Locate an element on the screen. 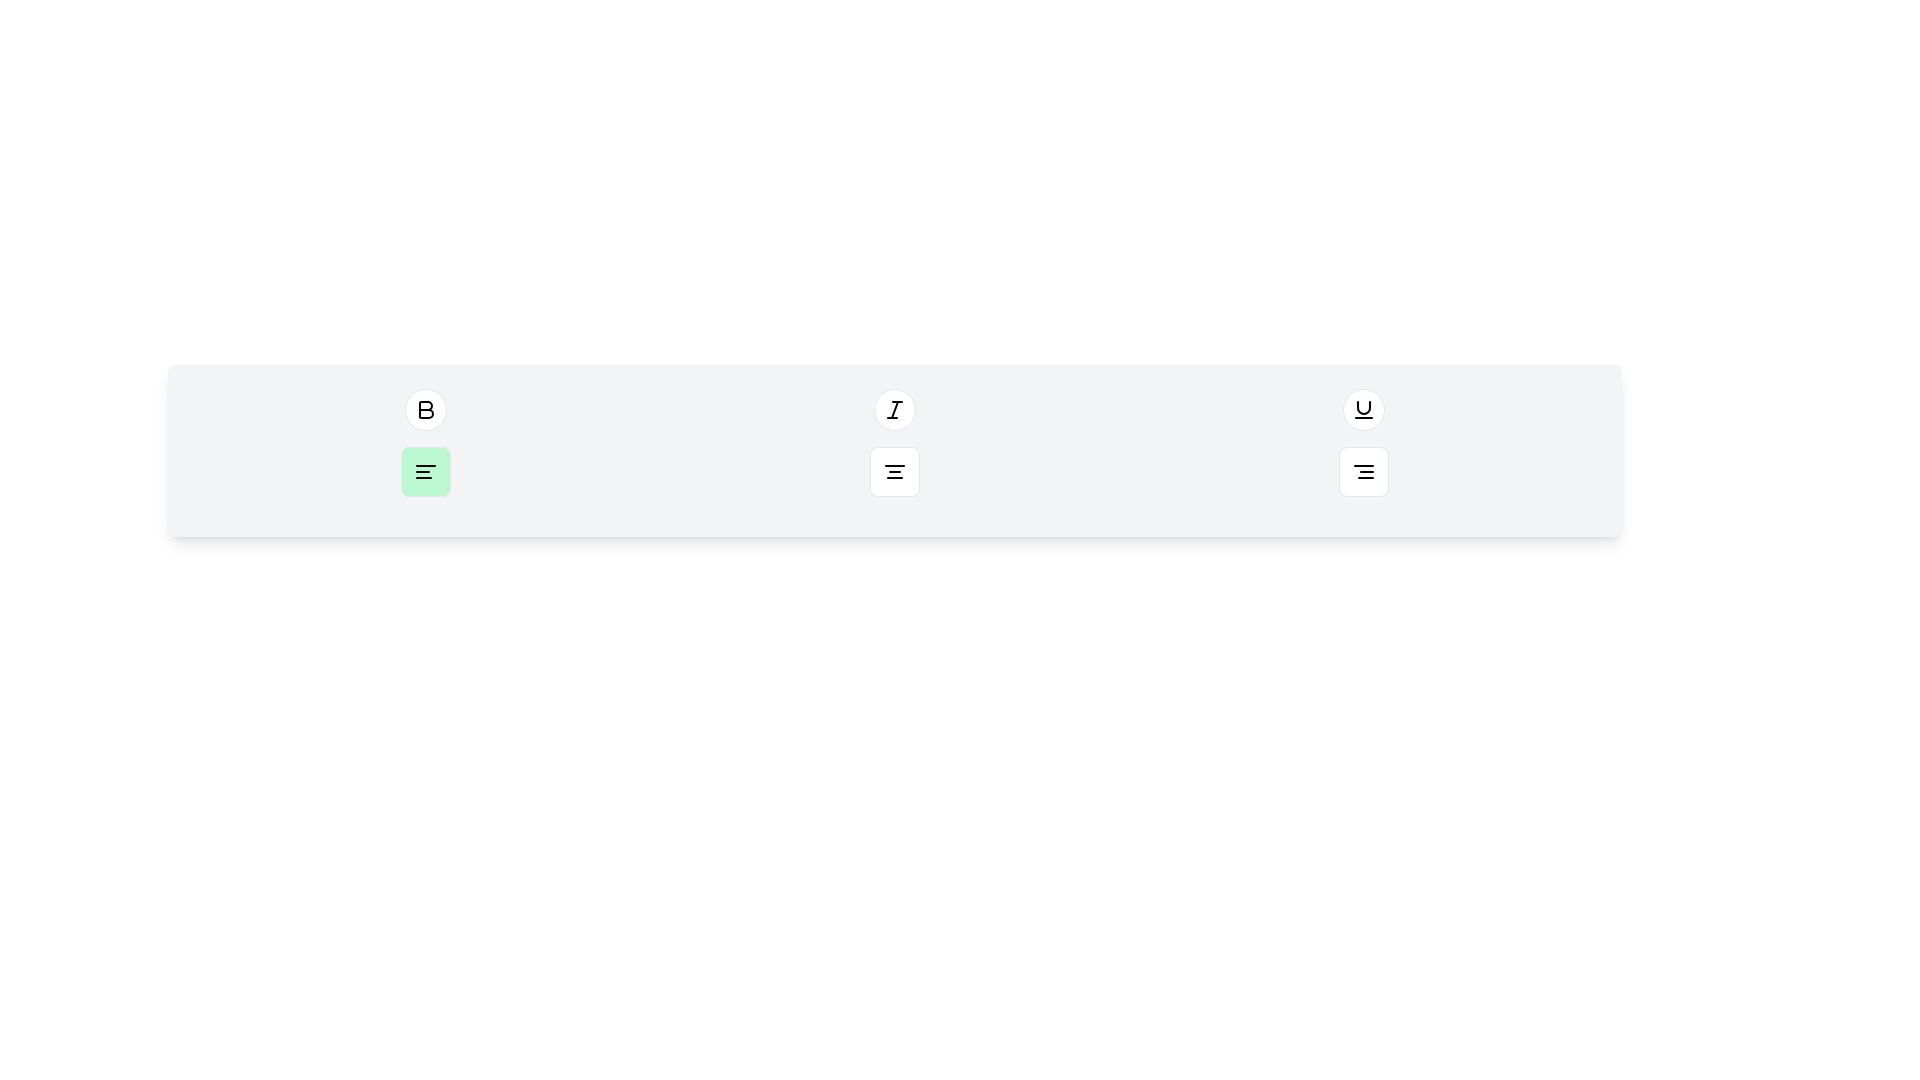 This screenshot has height=1080, width=1920. the underline formatting button located at the right end of the horizontal button group in the text editor toolset to apply underline formatting to the selected text is located at coordinates (1362, 408).